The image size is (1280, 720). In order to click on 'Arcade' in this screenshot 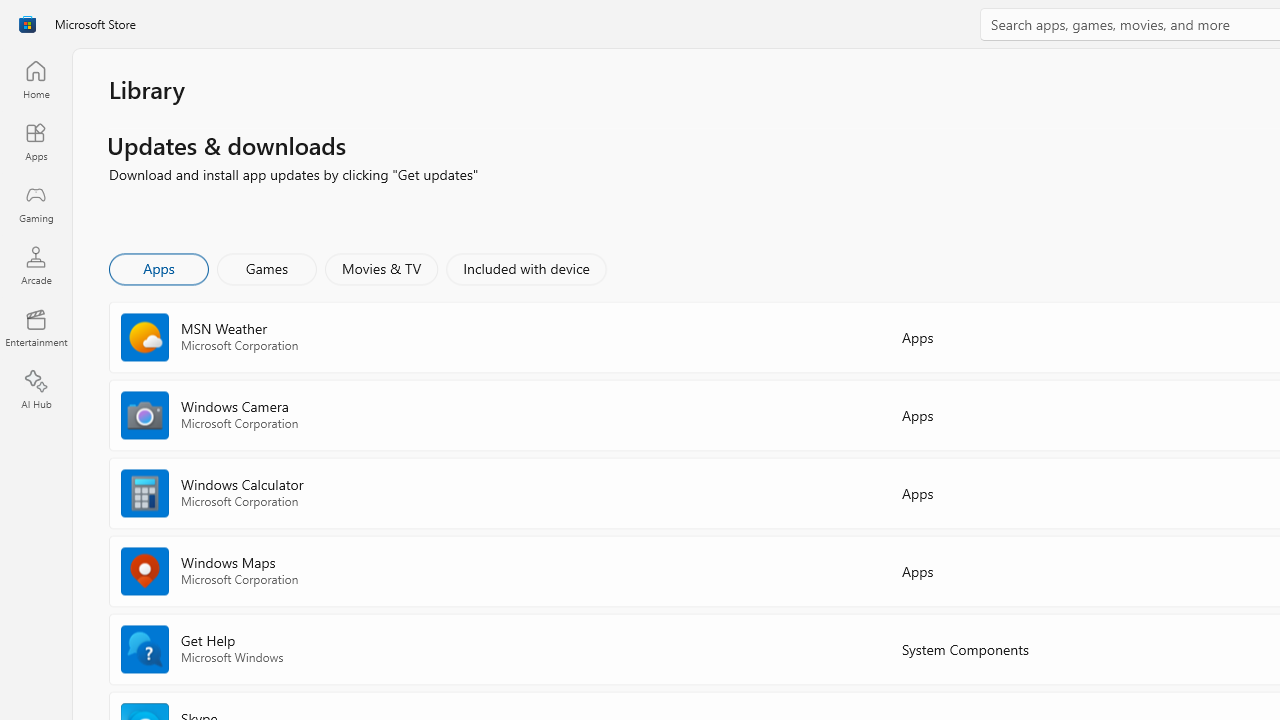, I will do `click(35, 264)`.